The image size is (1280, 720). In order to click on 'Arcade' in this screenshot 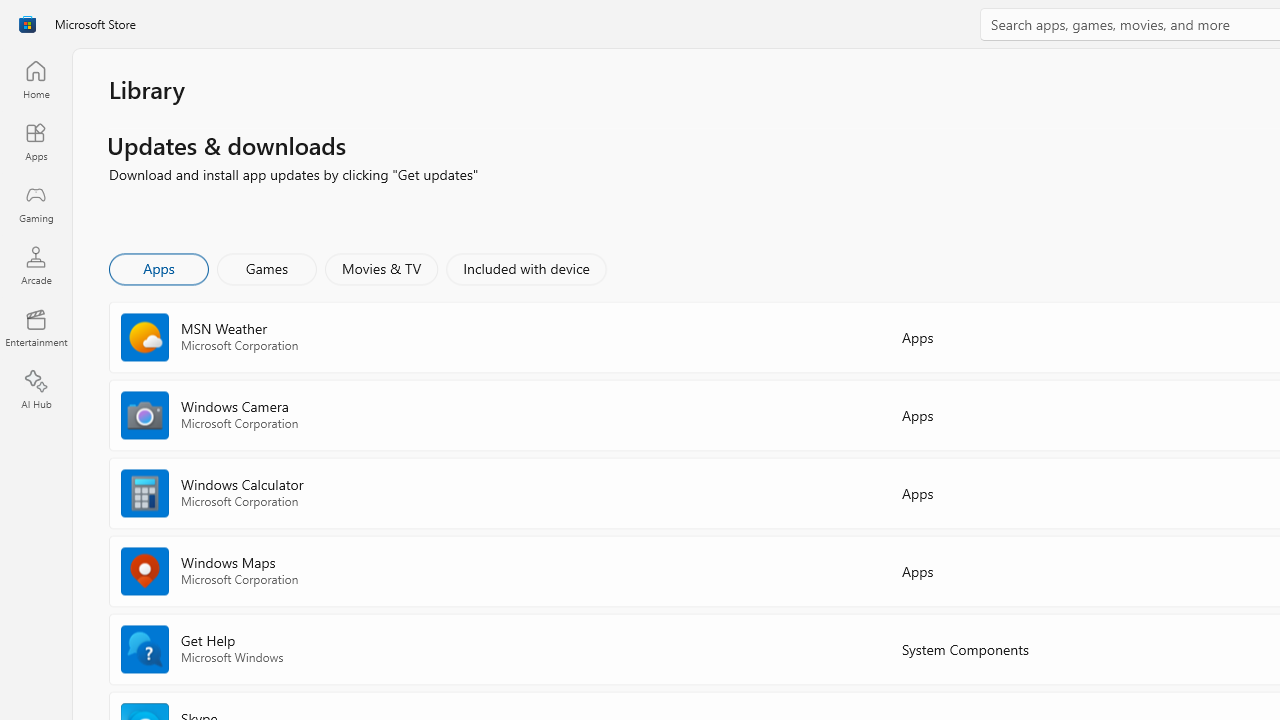, I will do `click(35, 264)`.